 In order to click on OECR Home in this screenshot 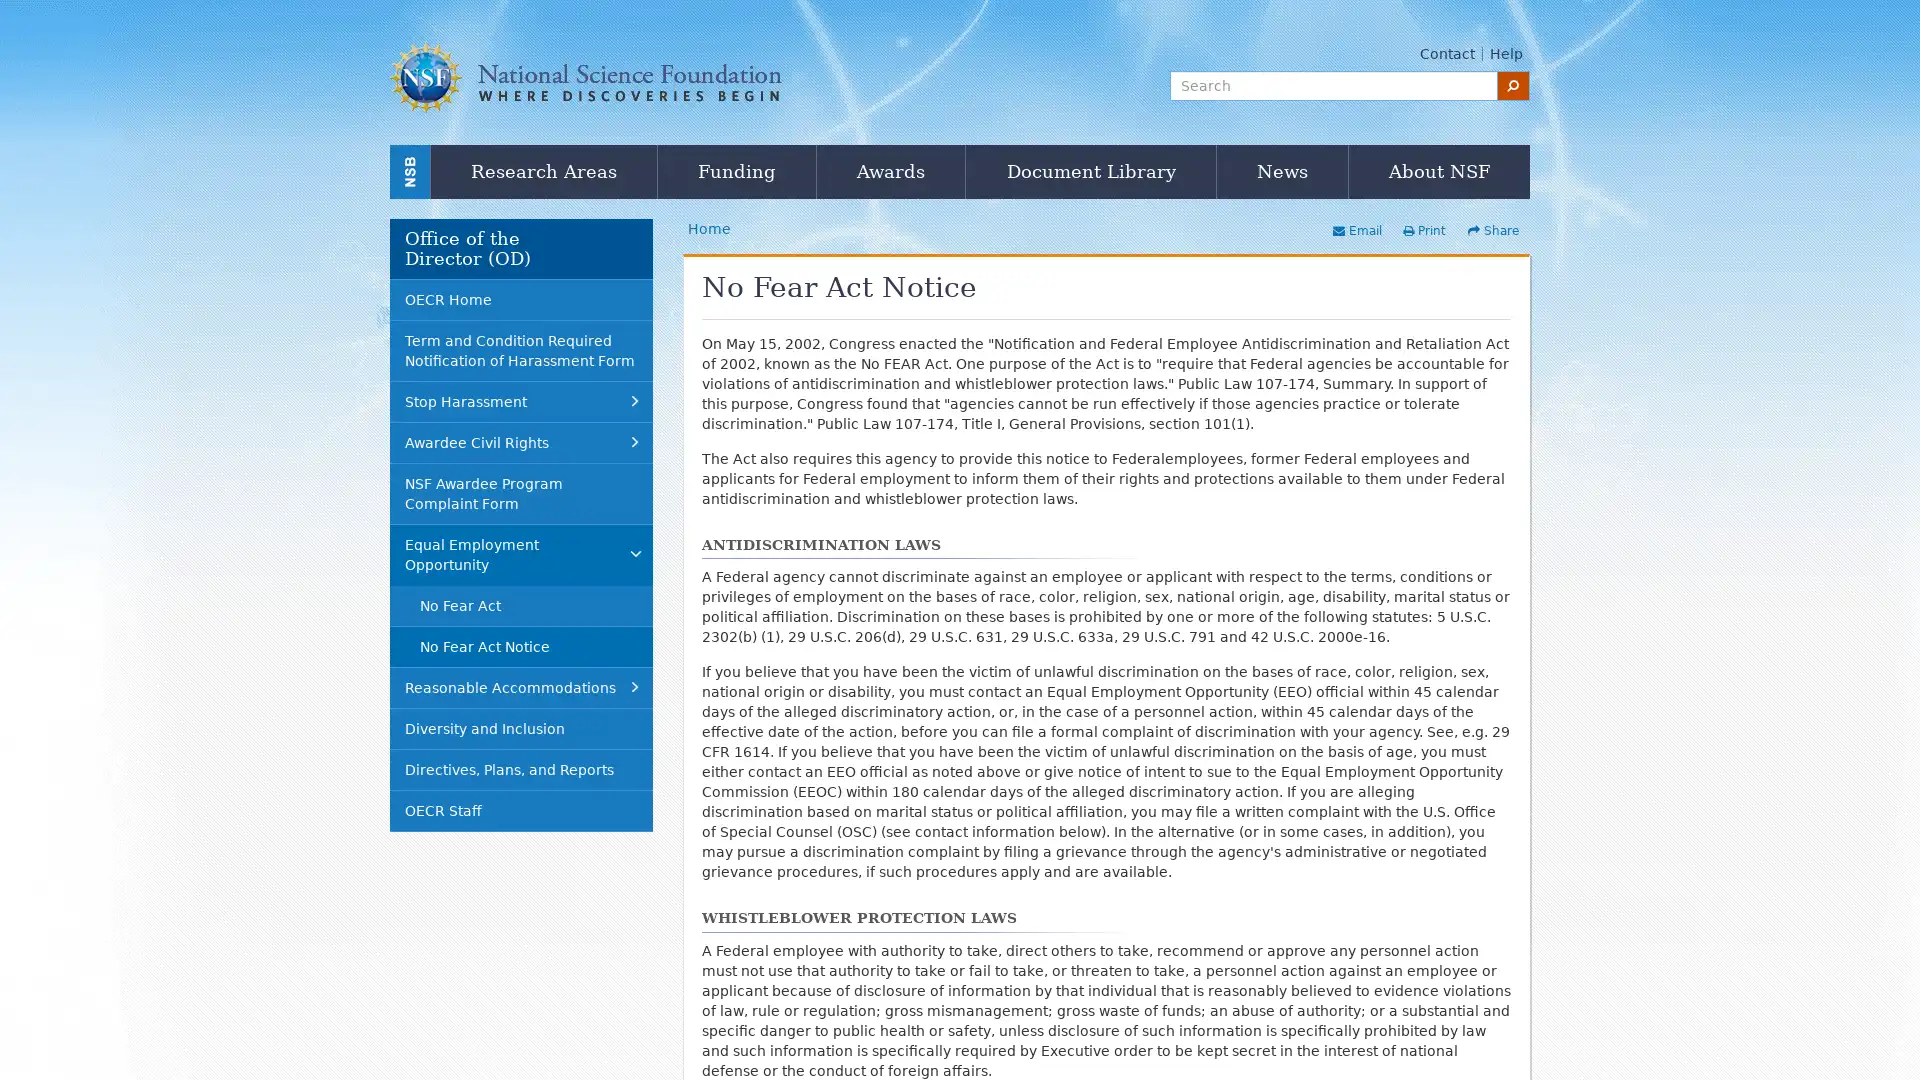, I will do `click(521, 299)`.